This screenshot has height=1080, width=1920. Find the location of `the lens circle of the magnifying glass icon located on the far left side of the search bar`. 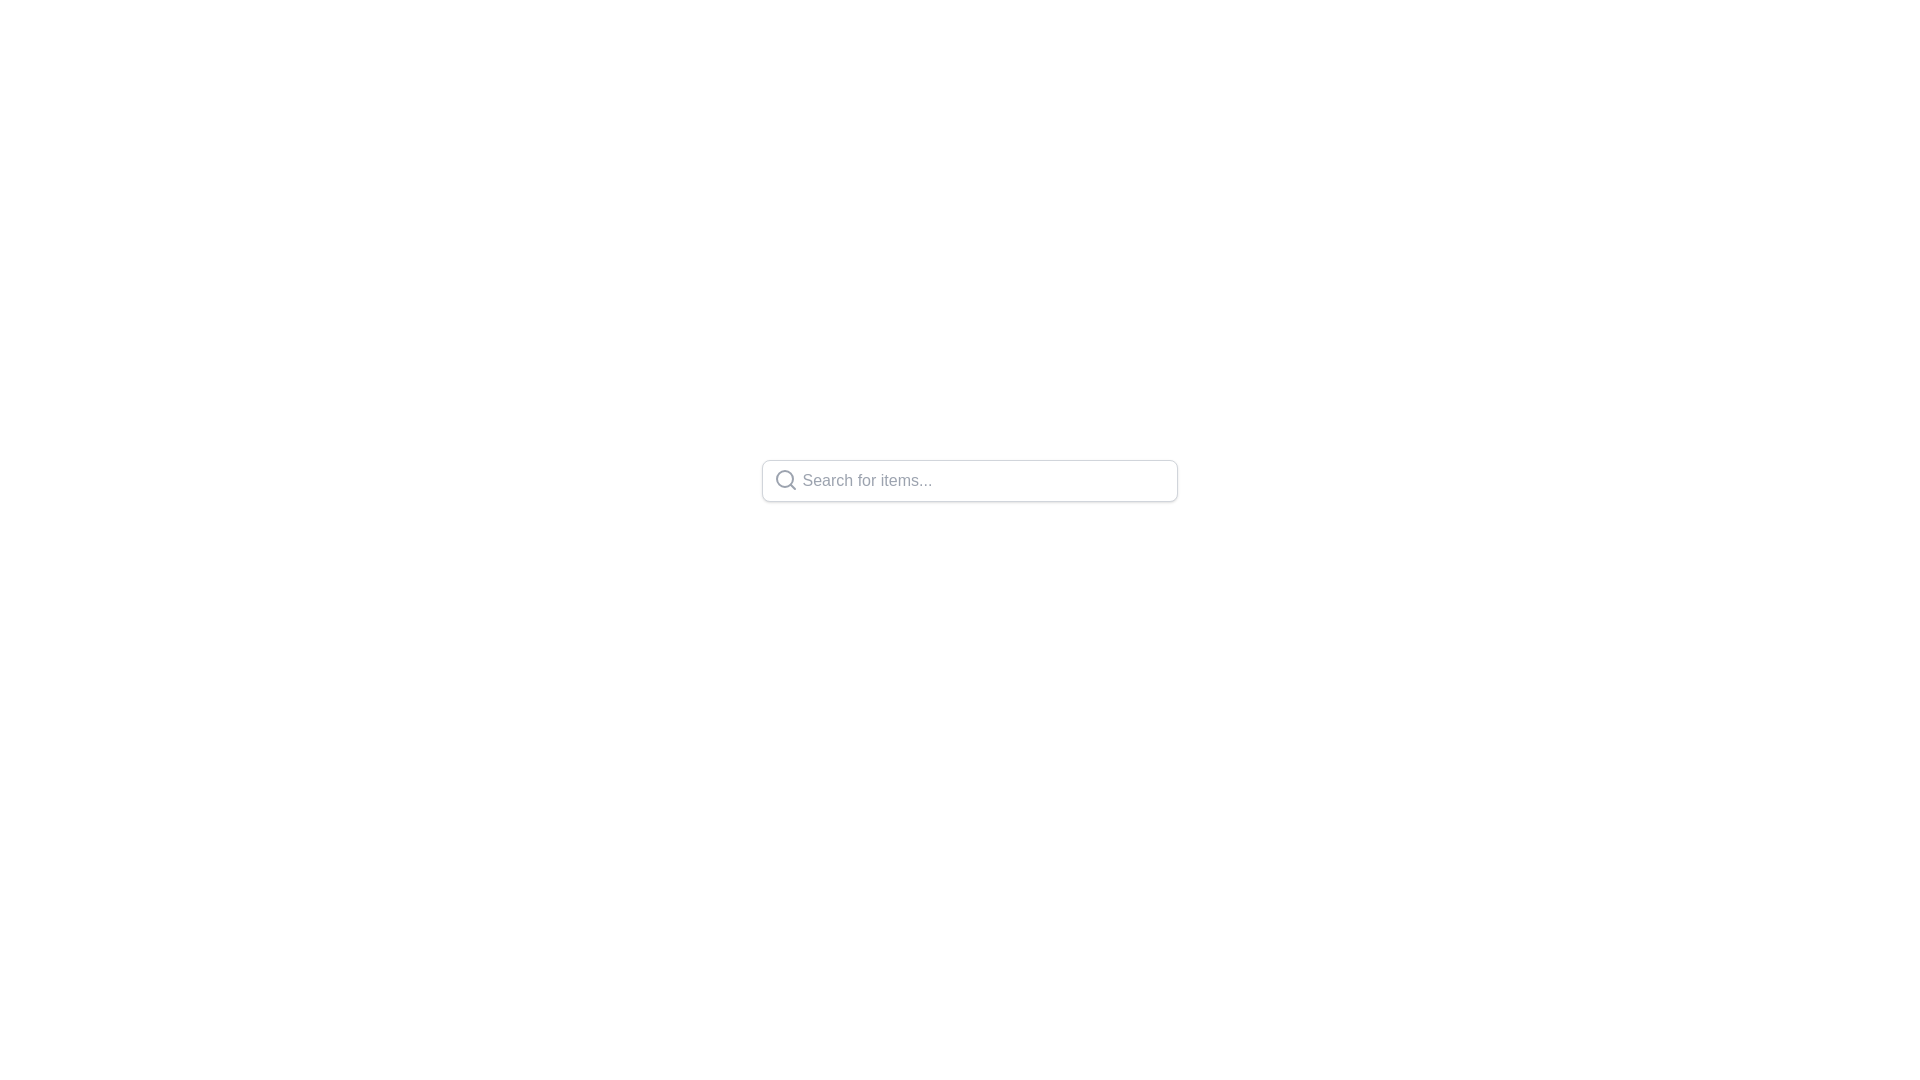

the lens circle of the magnifying glass icon located on the far left side of the search bar is located at coordinates (783, 478).